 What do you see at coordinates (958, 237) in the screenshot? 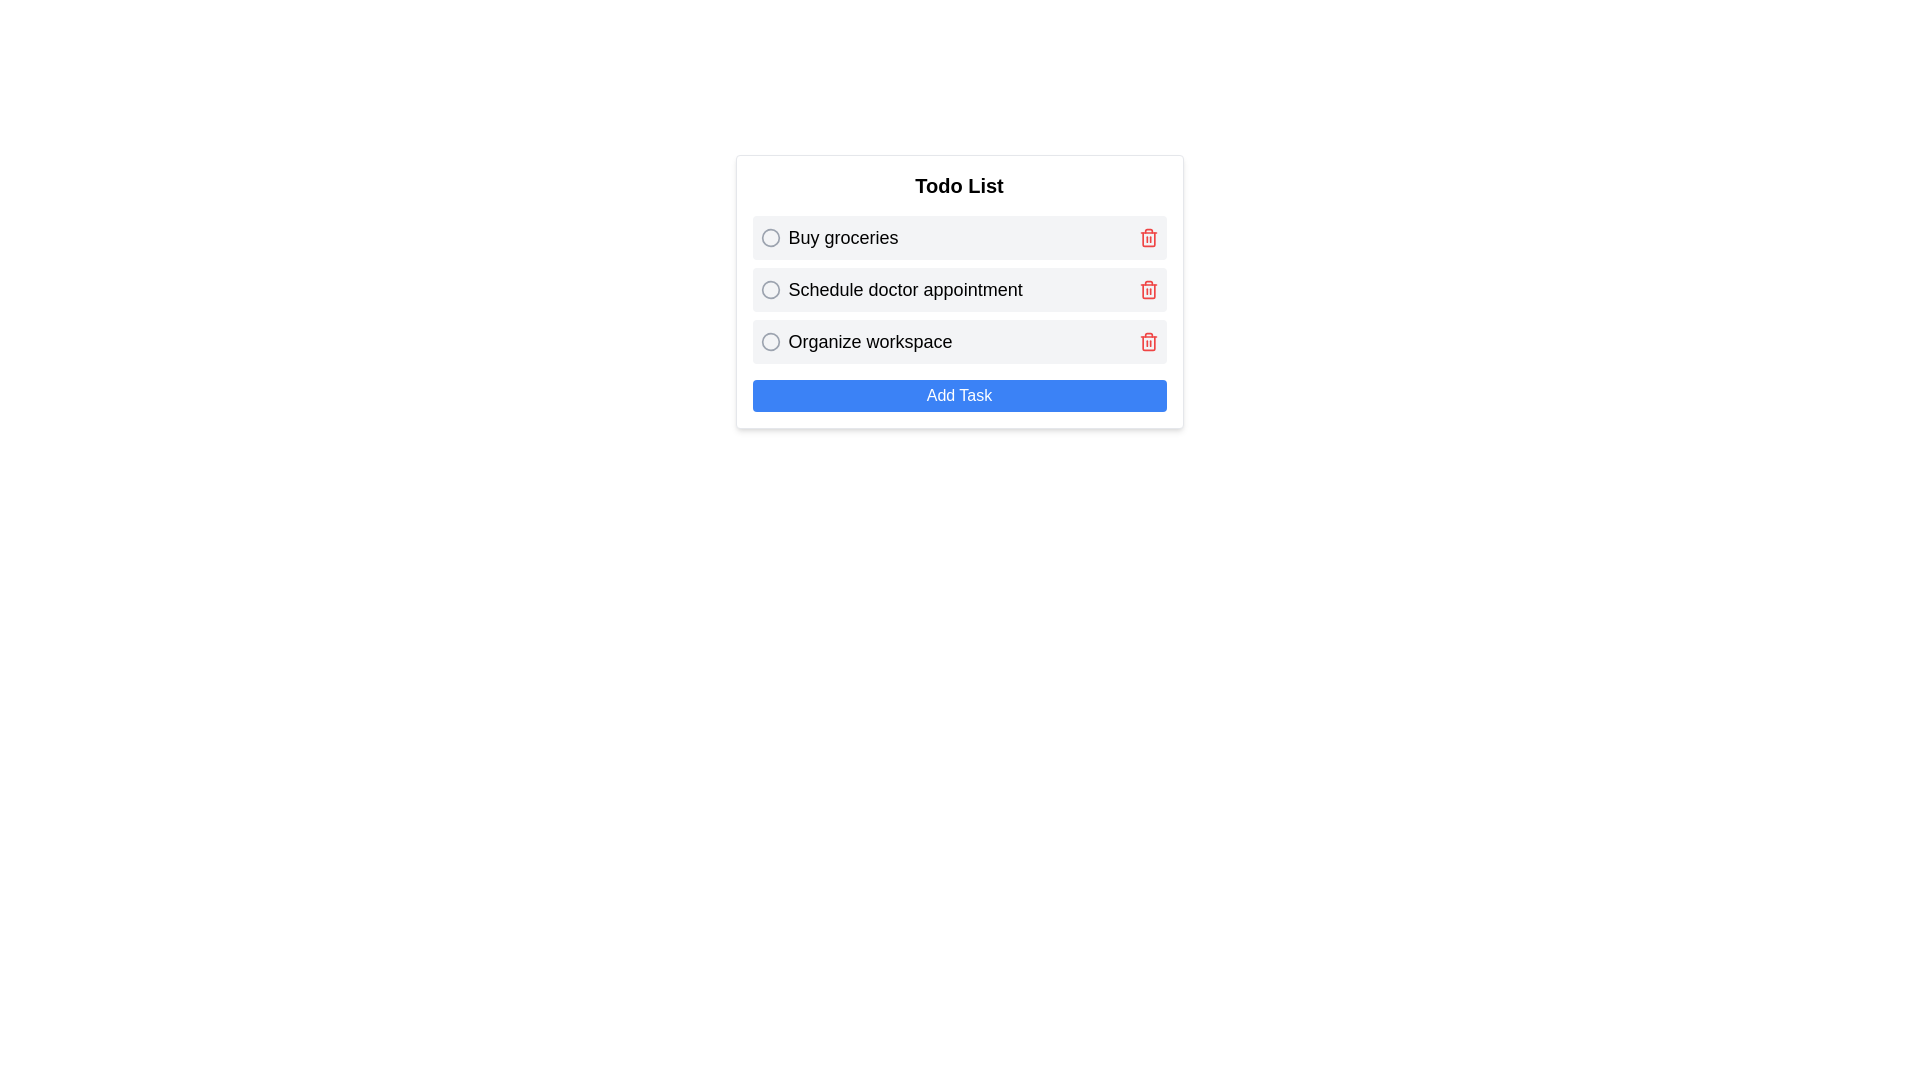
I see `the checkbox of the topmost task entry in the 'Todo List' to mark it as complete` at bounding box center [958, 237].